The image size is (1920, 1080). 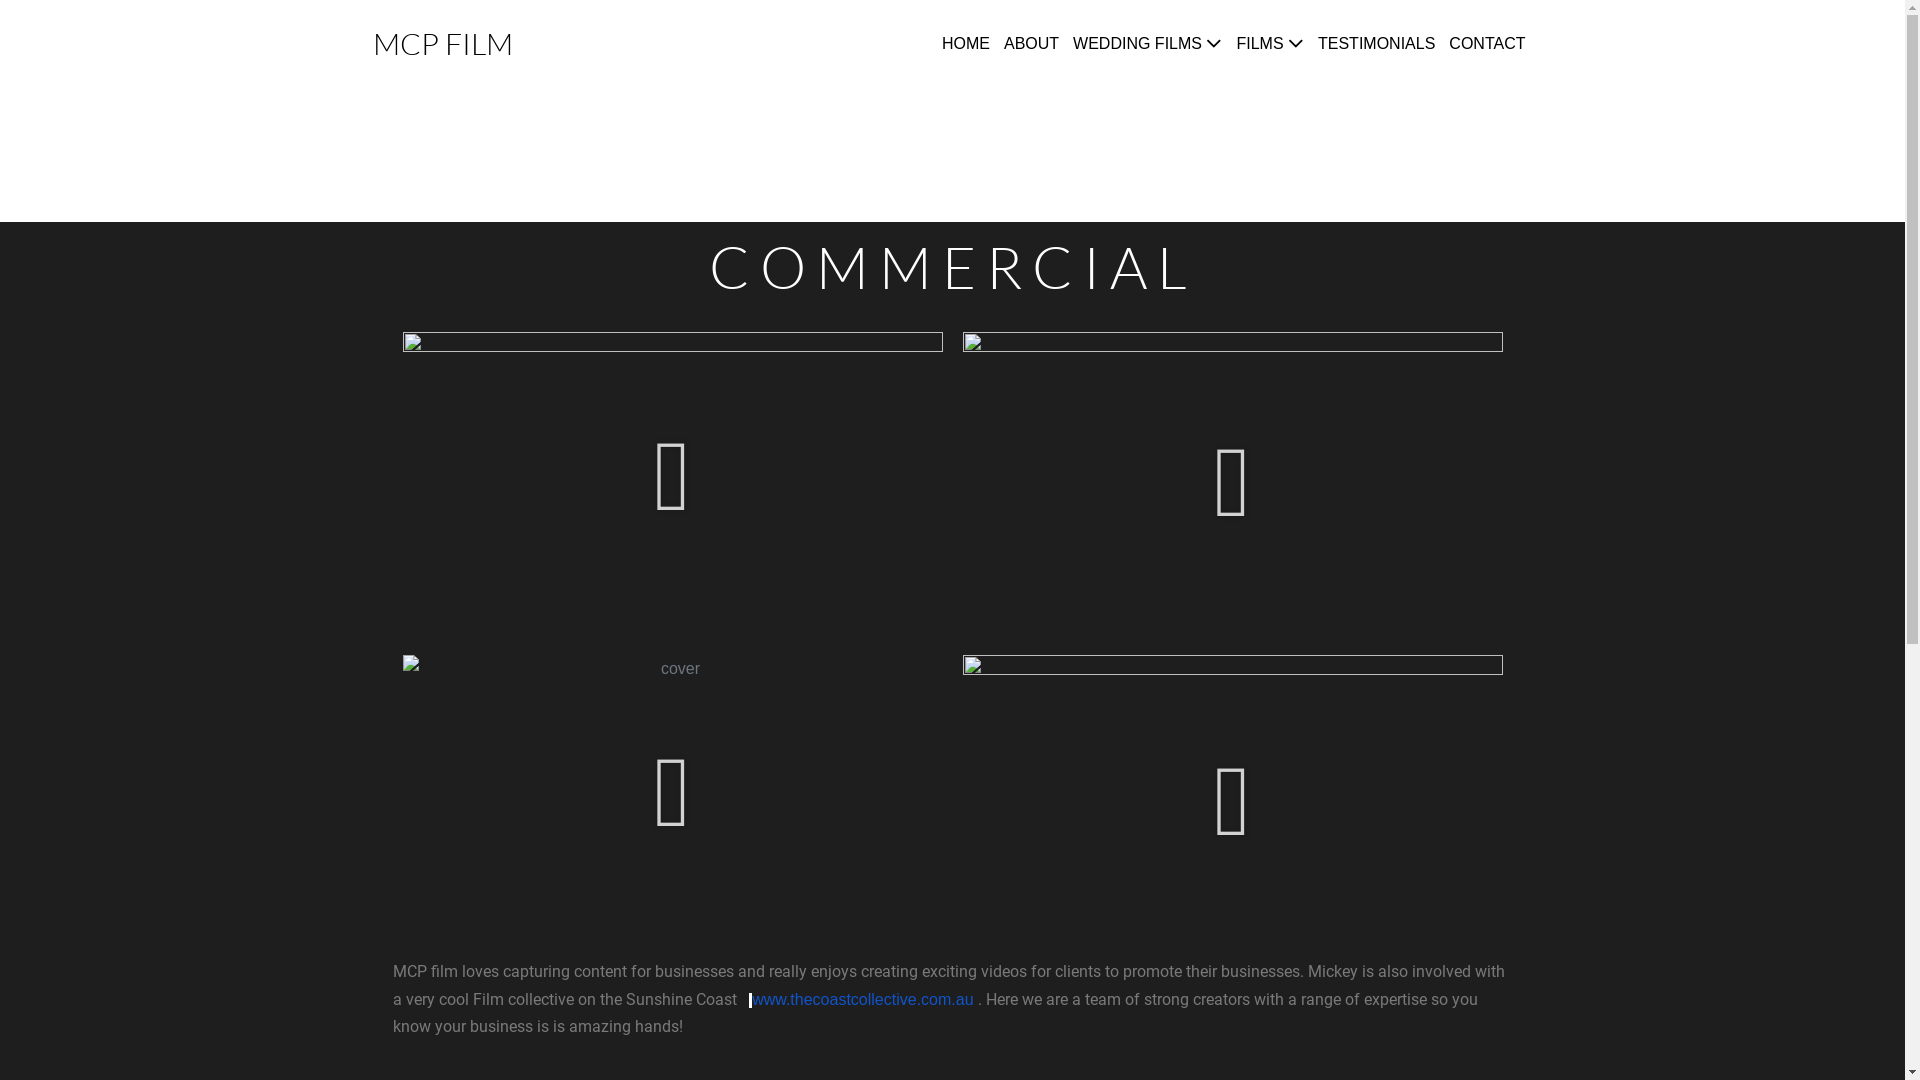 I want to click on 'WEDDING FILMS', so click(x=1147, y=43).